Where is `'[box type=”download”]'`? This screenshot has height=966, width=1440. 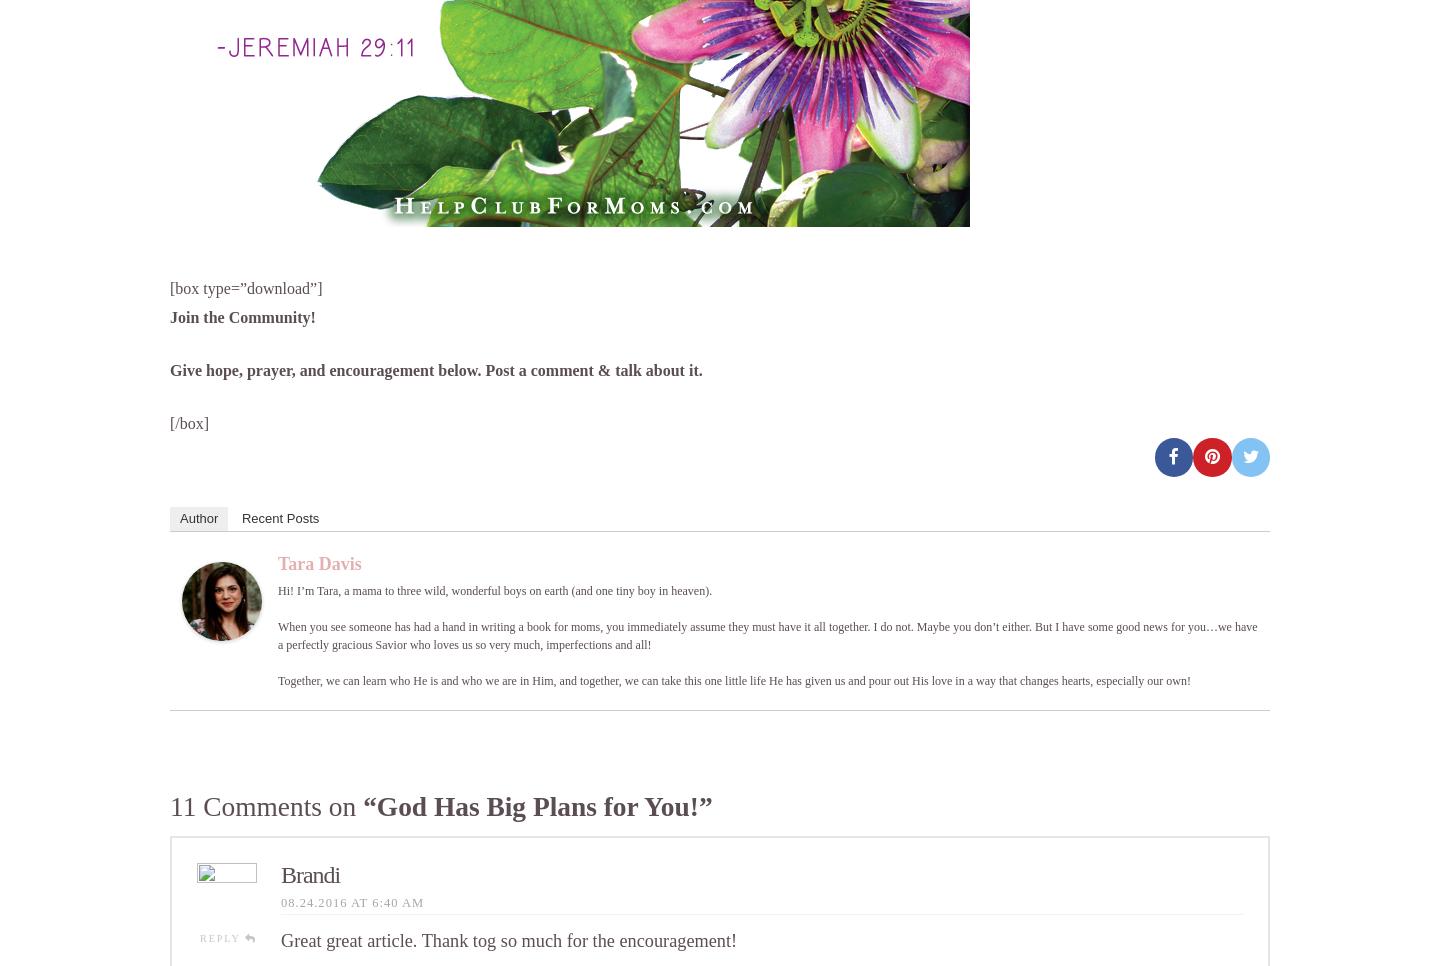 '[box type=”download”]' is located at coordinates (244, 287).